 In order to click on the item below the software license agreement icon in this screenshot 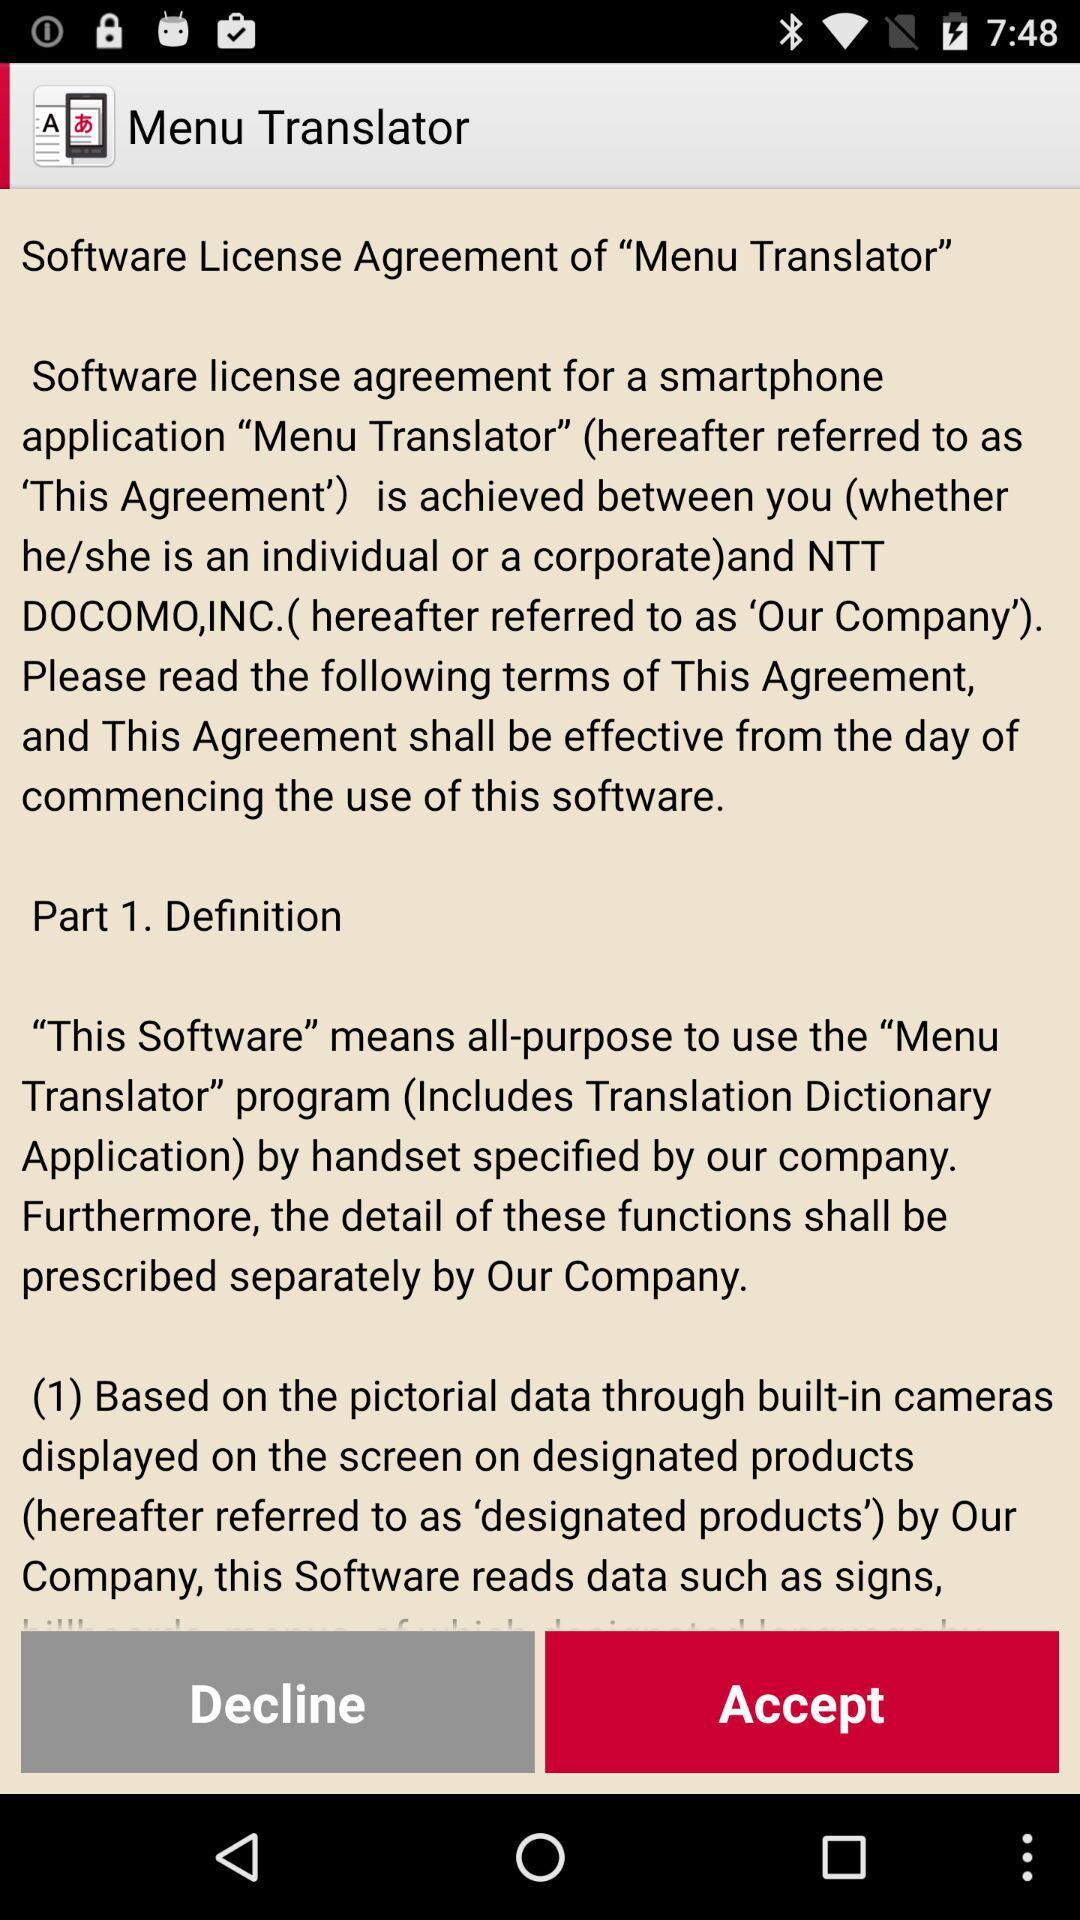, I will do `click(801, 1701)`.